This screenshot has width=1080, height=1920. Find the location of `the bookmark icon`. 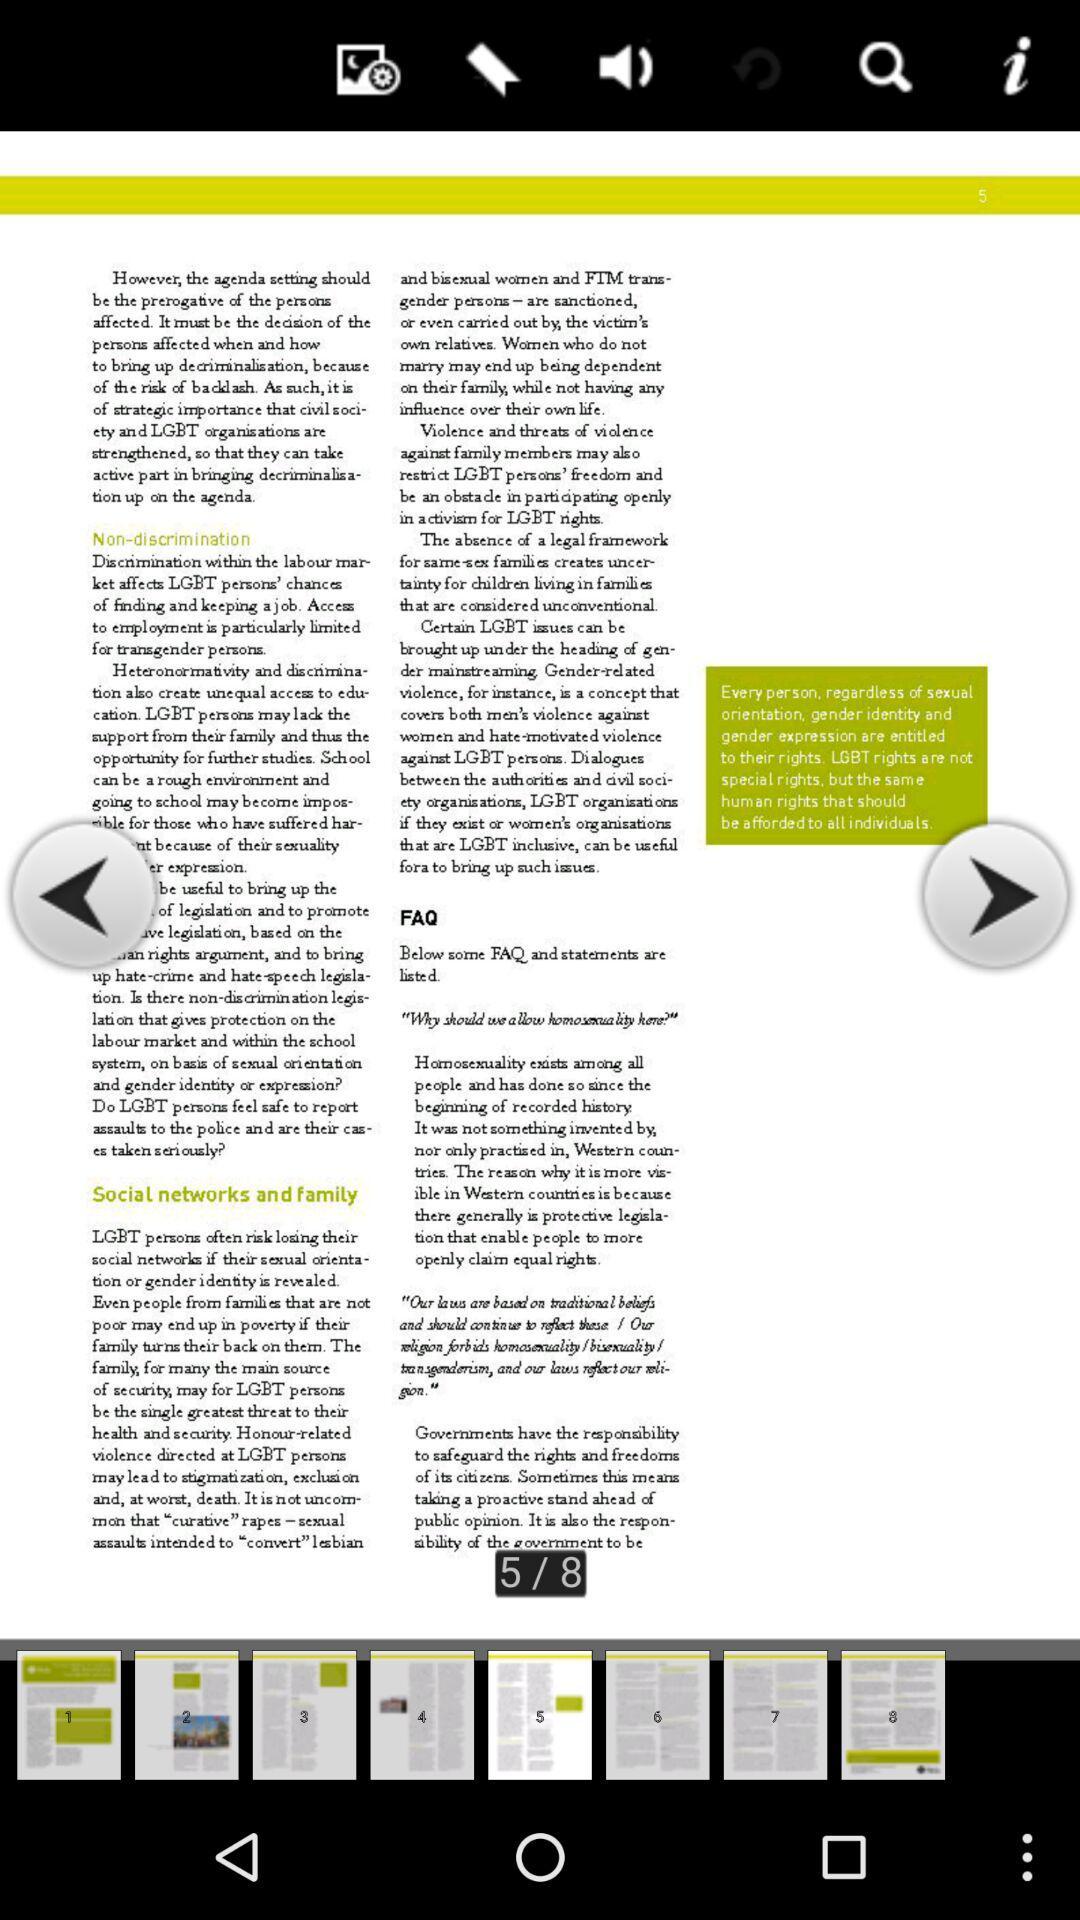

the bookmark icon is located at coordinates (489, 70).